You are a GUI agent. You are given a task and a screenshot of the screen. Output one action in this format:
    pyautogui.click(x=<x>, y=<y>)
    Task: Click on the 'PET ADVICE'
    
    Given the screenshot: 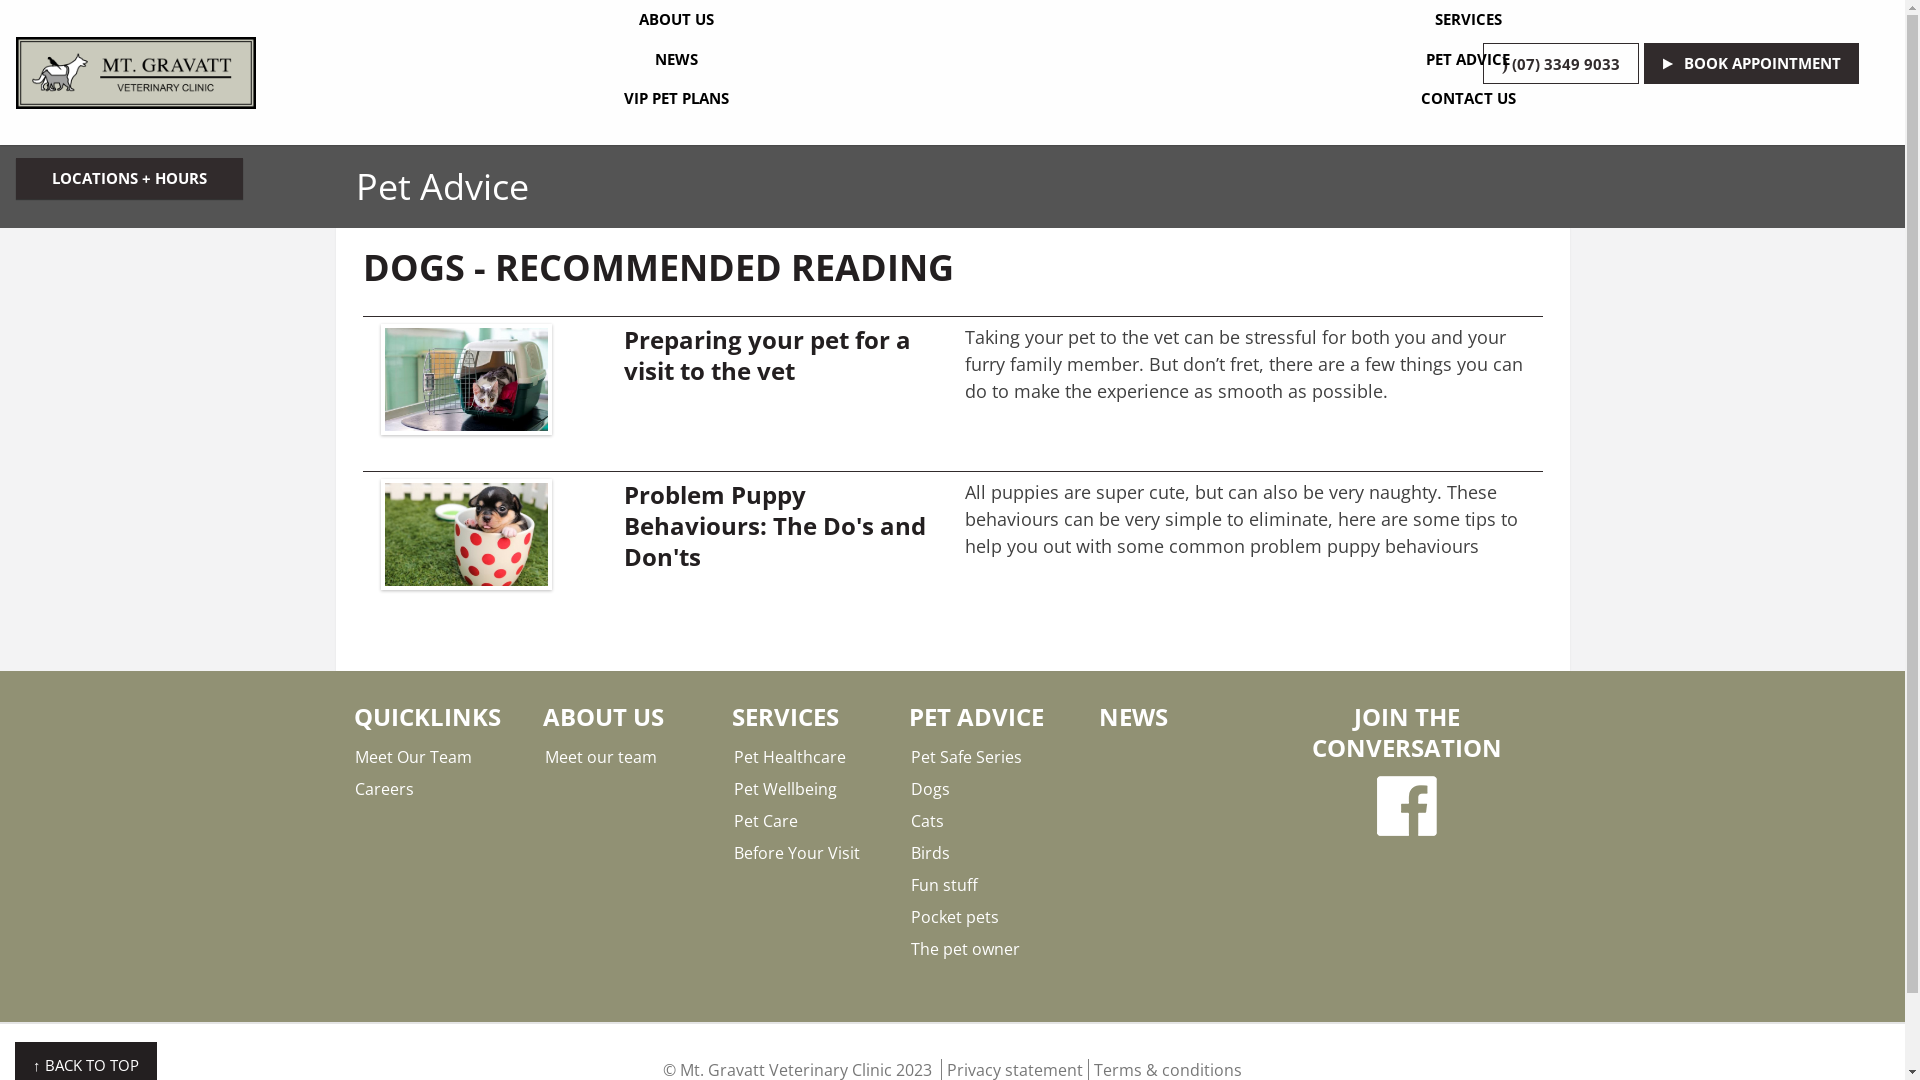 What is the action you would take?
    pyautogui.click(x=1468, y=59)
    